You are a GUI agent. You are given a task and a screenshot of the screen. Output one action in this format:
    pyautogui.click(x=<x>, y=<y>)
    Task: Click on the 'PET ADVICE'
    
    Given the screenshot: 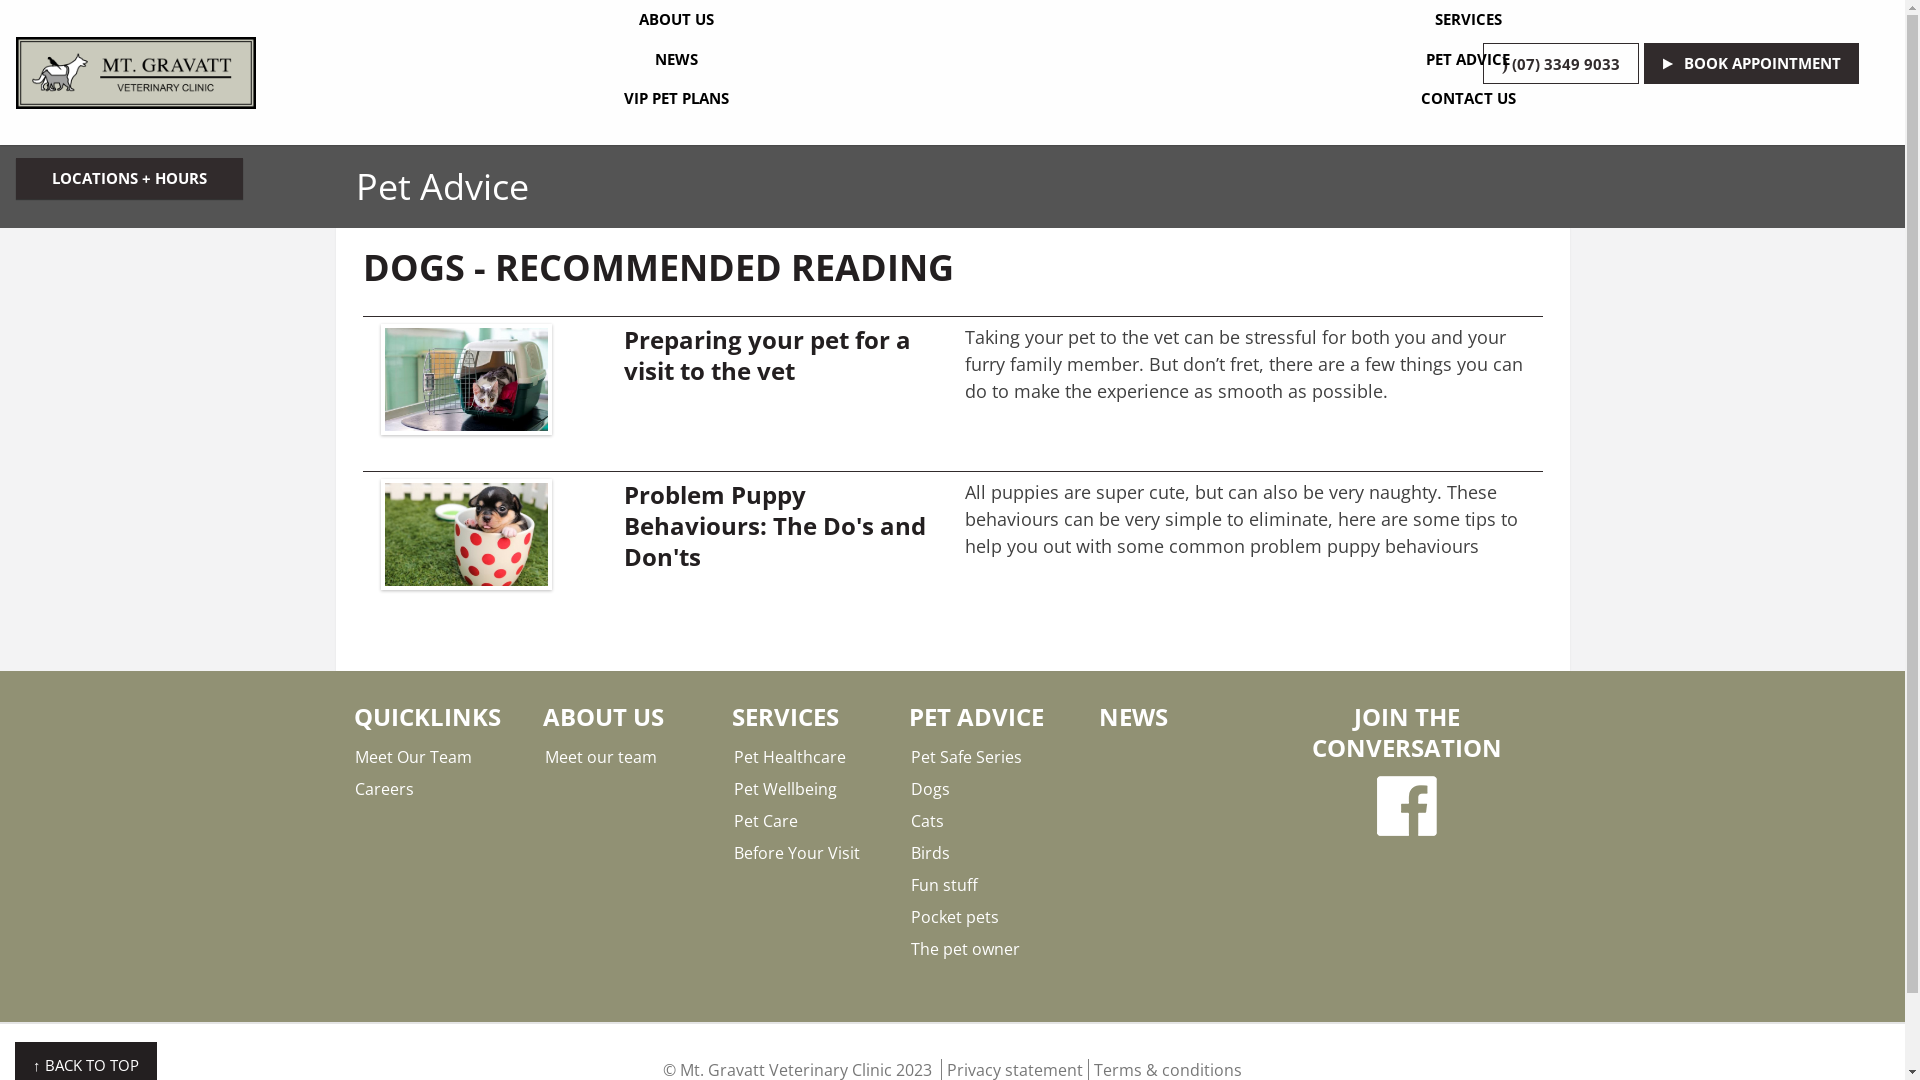 What is the action you would take?
    pyautogui.click(x=1468, y=59)
    